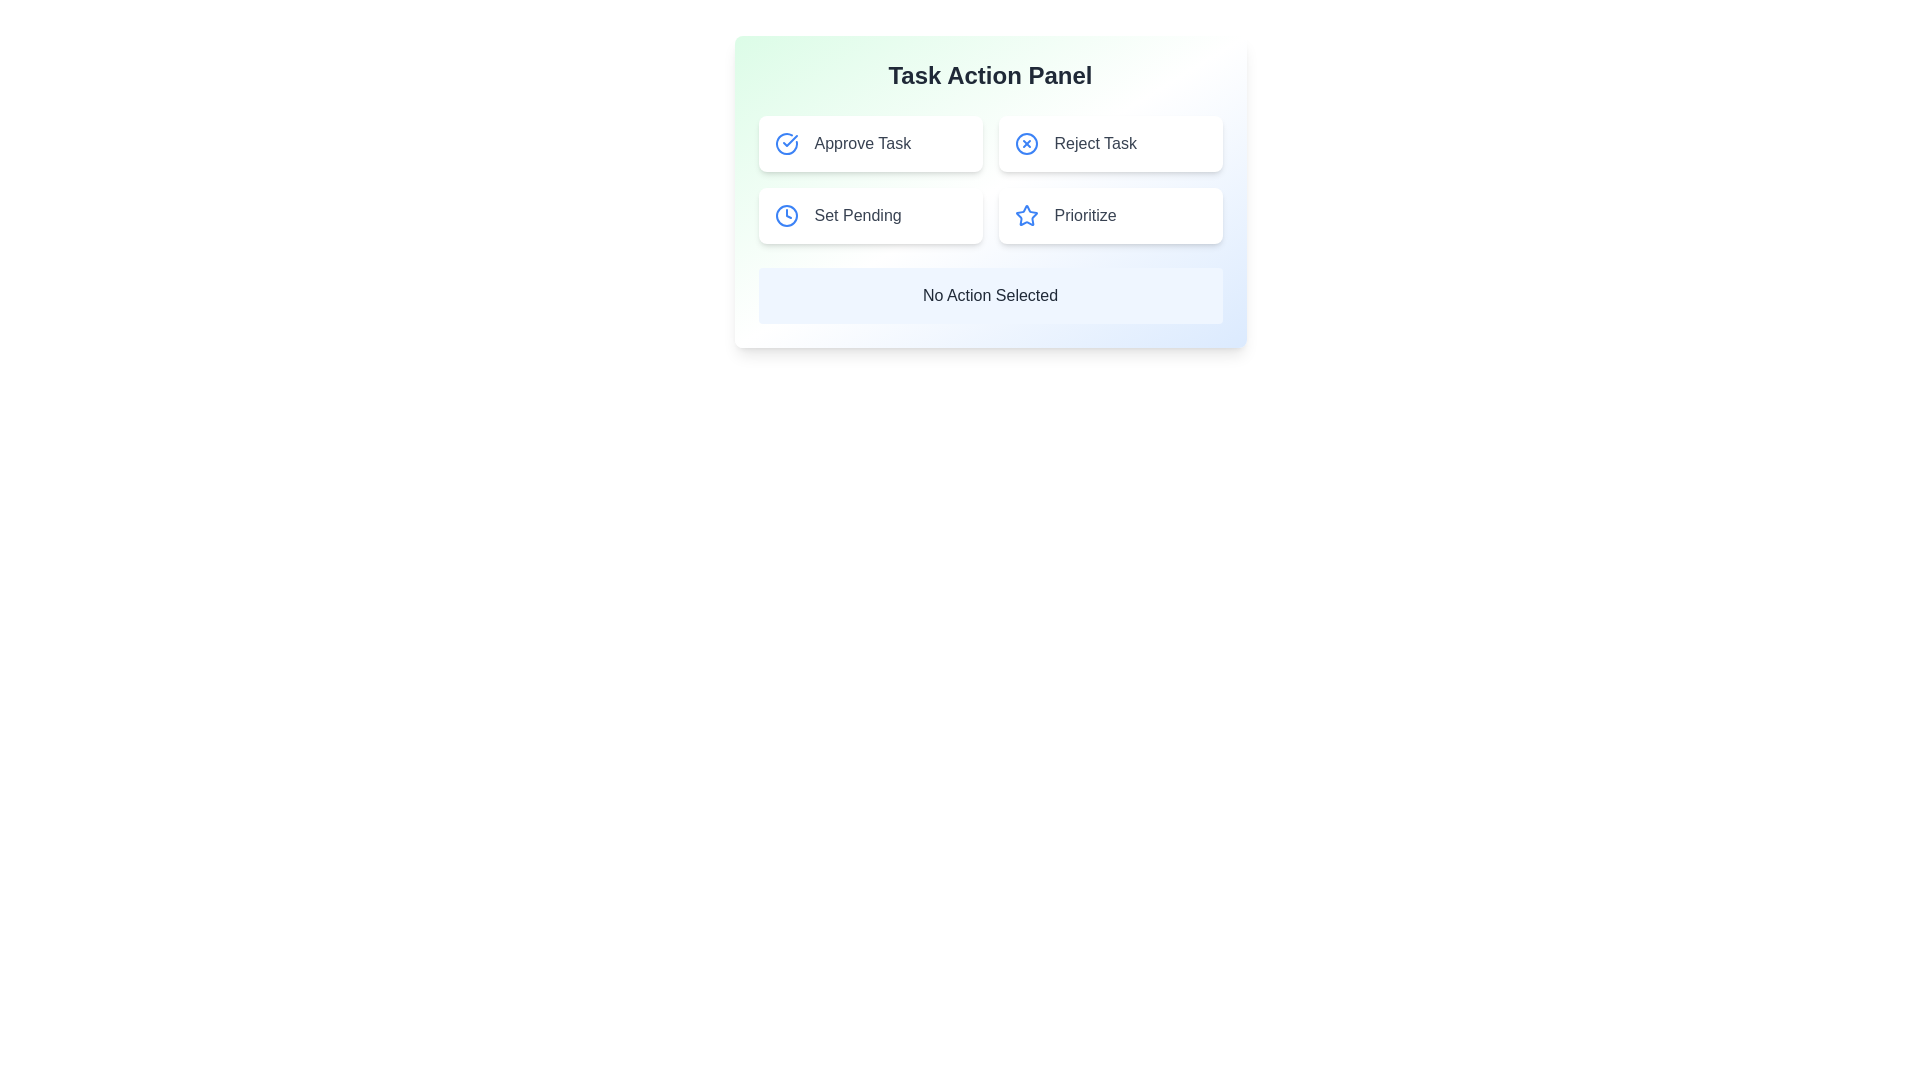 The height and width of the screenshot is (1080, 1920). I want to click on the star icon that represents the prioritization feature for tasks, located on the left side of the 'Prioritize' button in the bottom-right part of the action button grid, so click(1026, 216).